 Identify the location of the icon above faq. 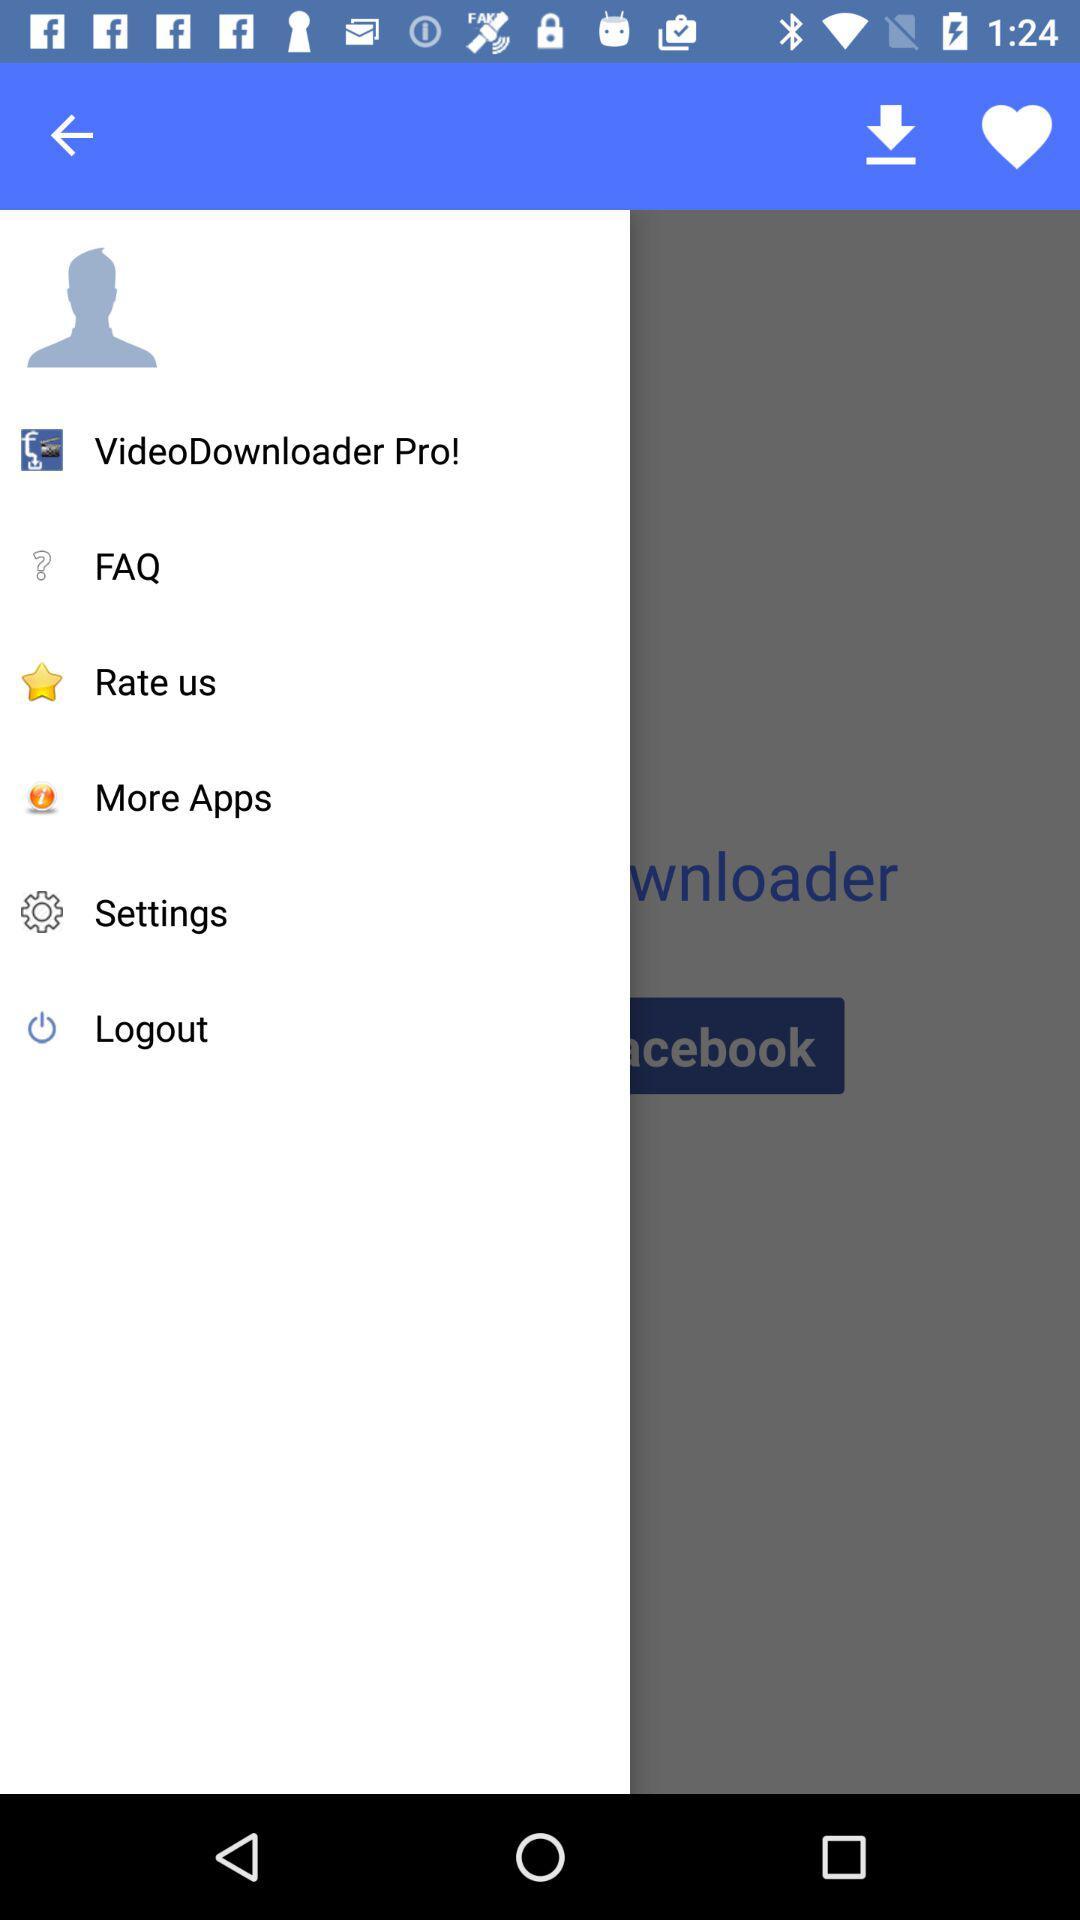
(277, 449).